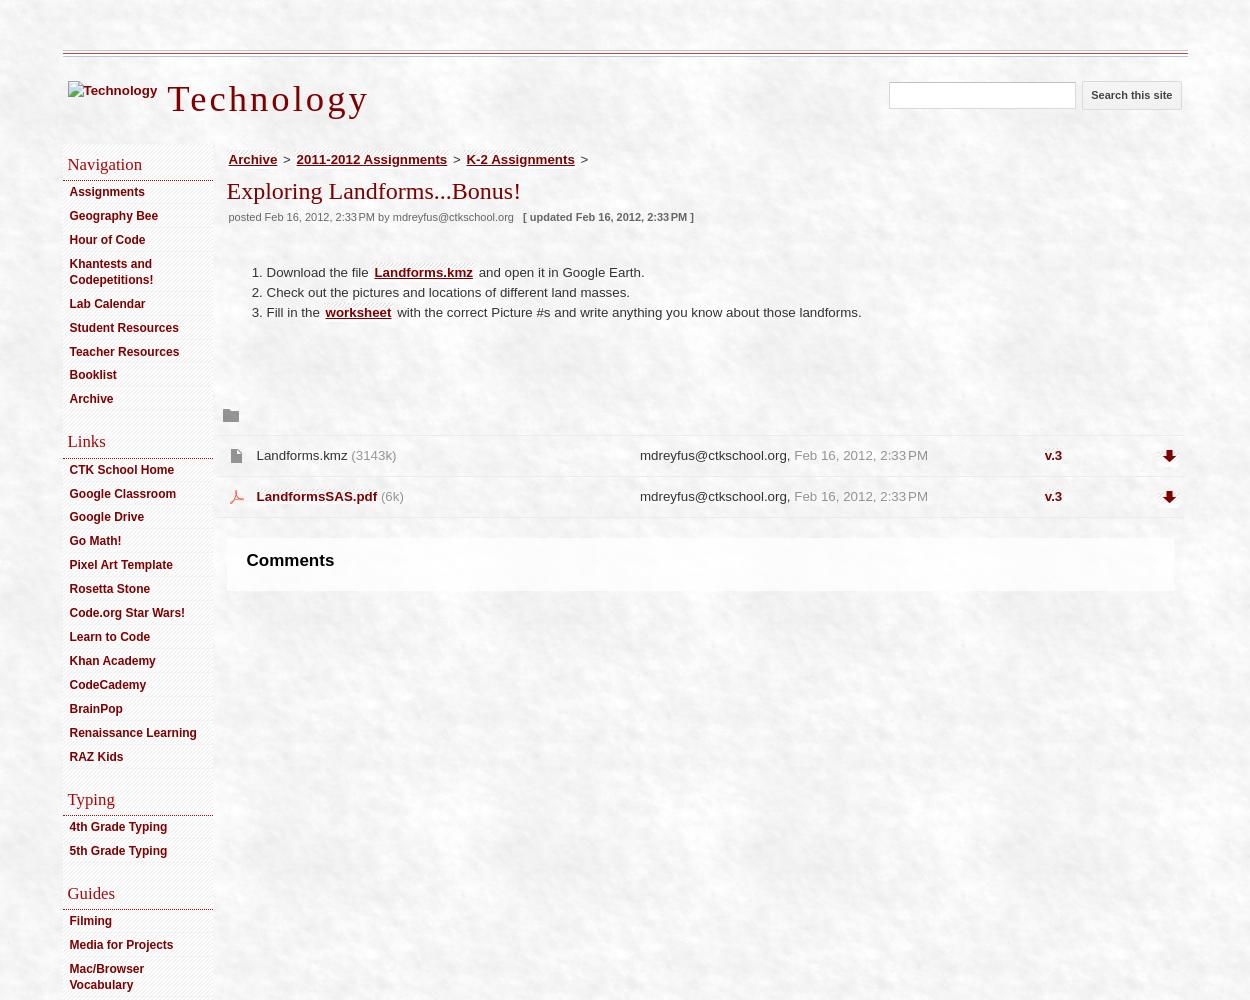 The width and height of the screenshot is (1250, 1000). What do you see at coordinates (68, 564) in the screenshot?
I see `'Pixel Art Template'` at bounding box center [68, 564].